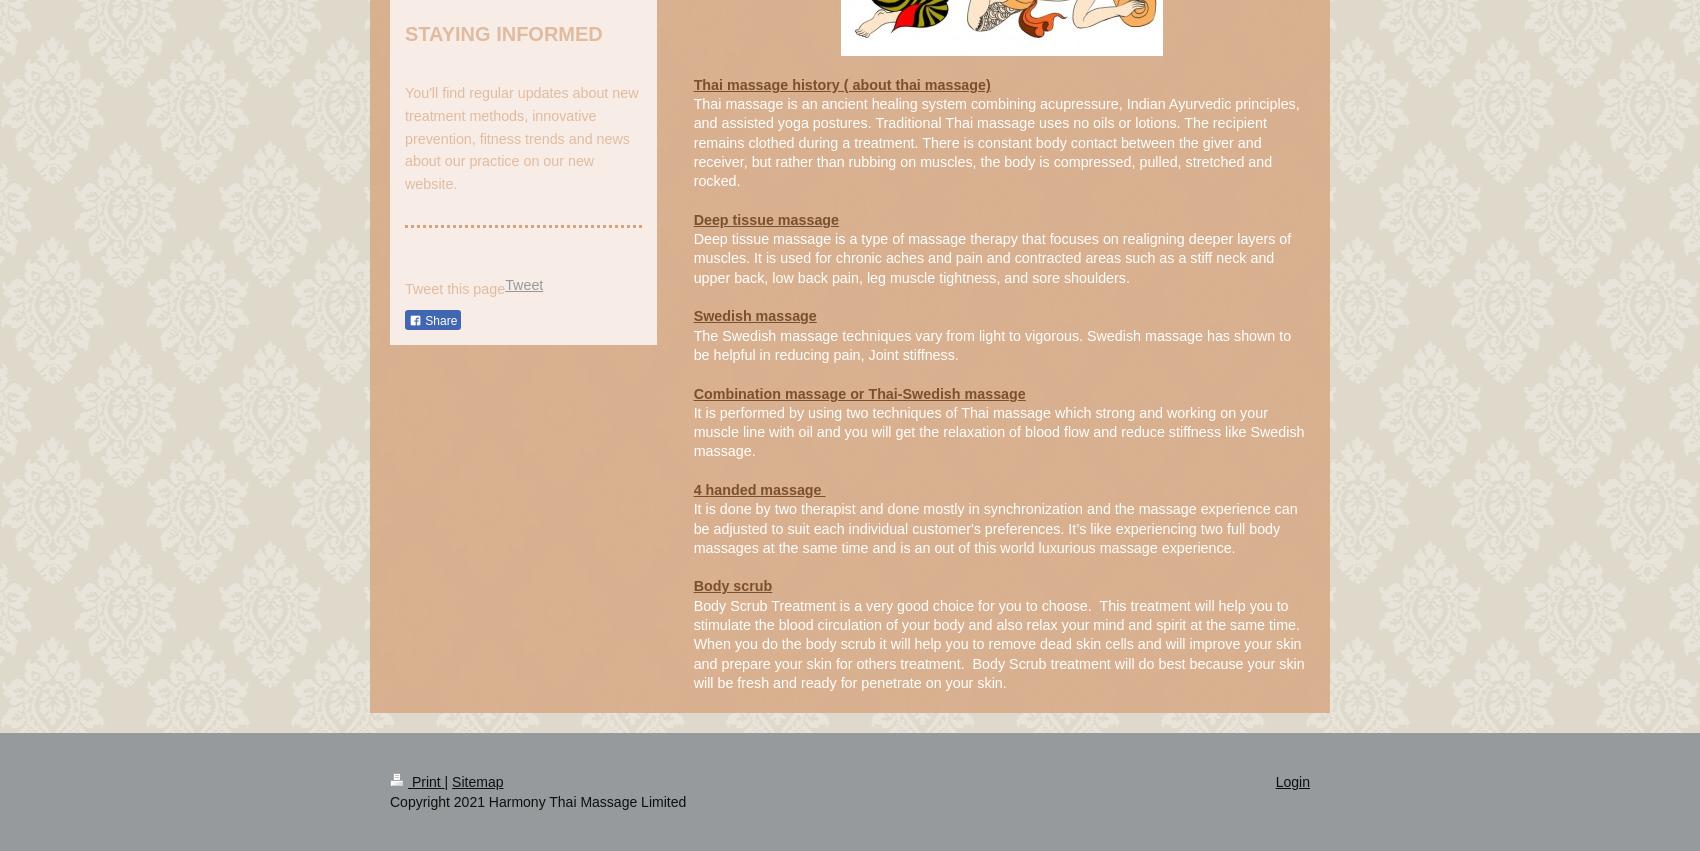 Image resolution: width=1700 pixels, height=851 pixels. I want to click on '|', so click(446, 780).